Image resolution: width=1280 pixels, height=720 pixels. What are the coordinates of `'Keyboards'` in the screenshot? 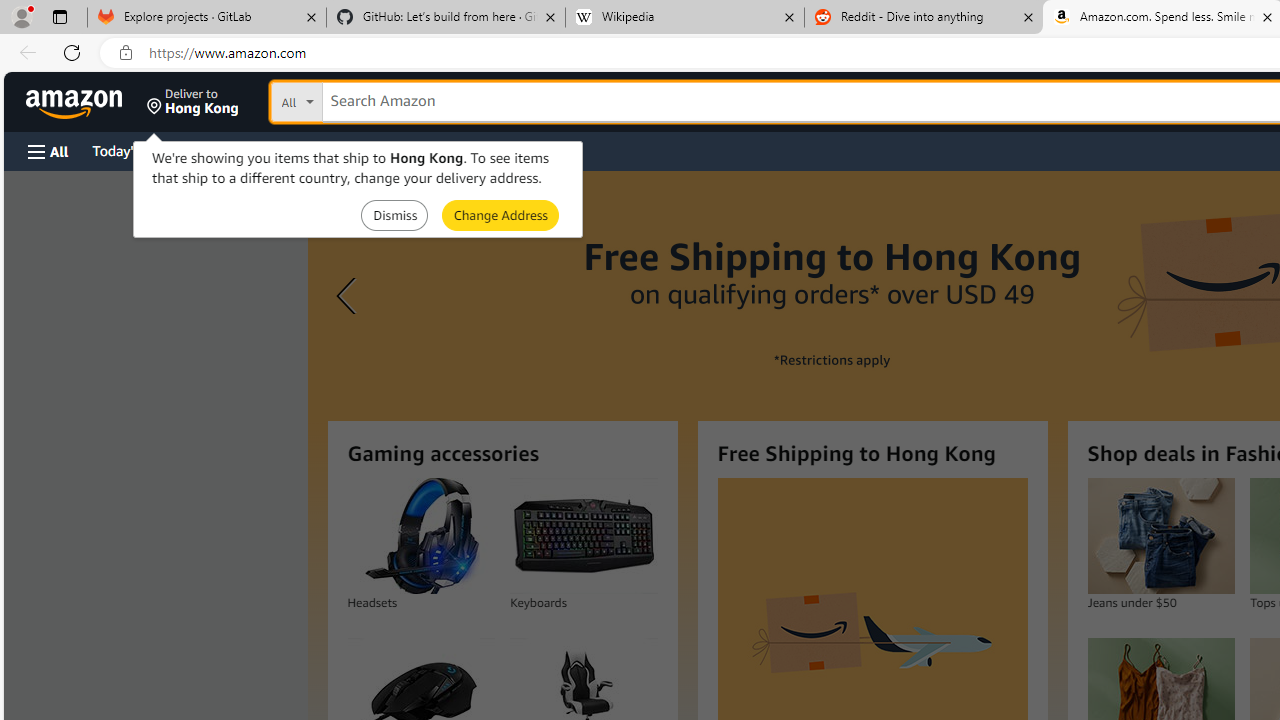 It's located at (582, 535).